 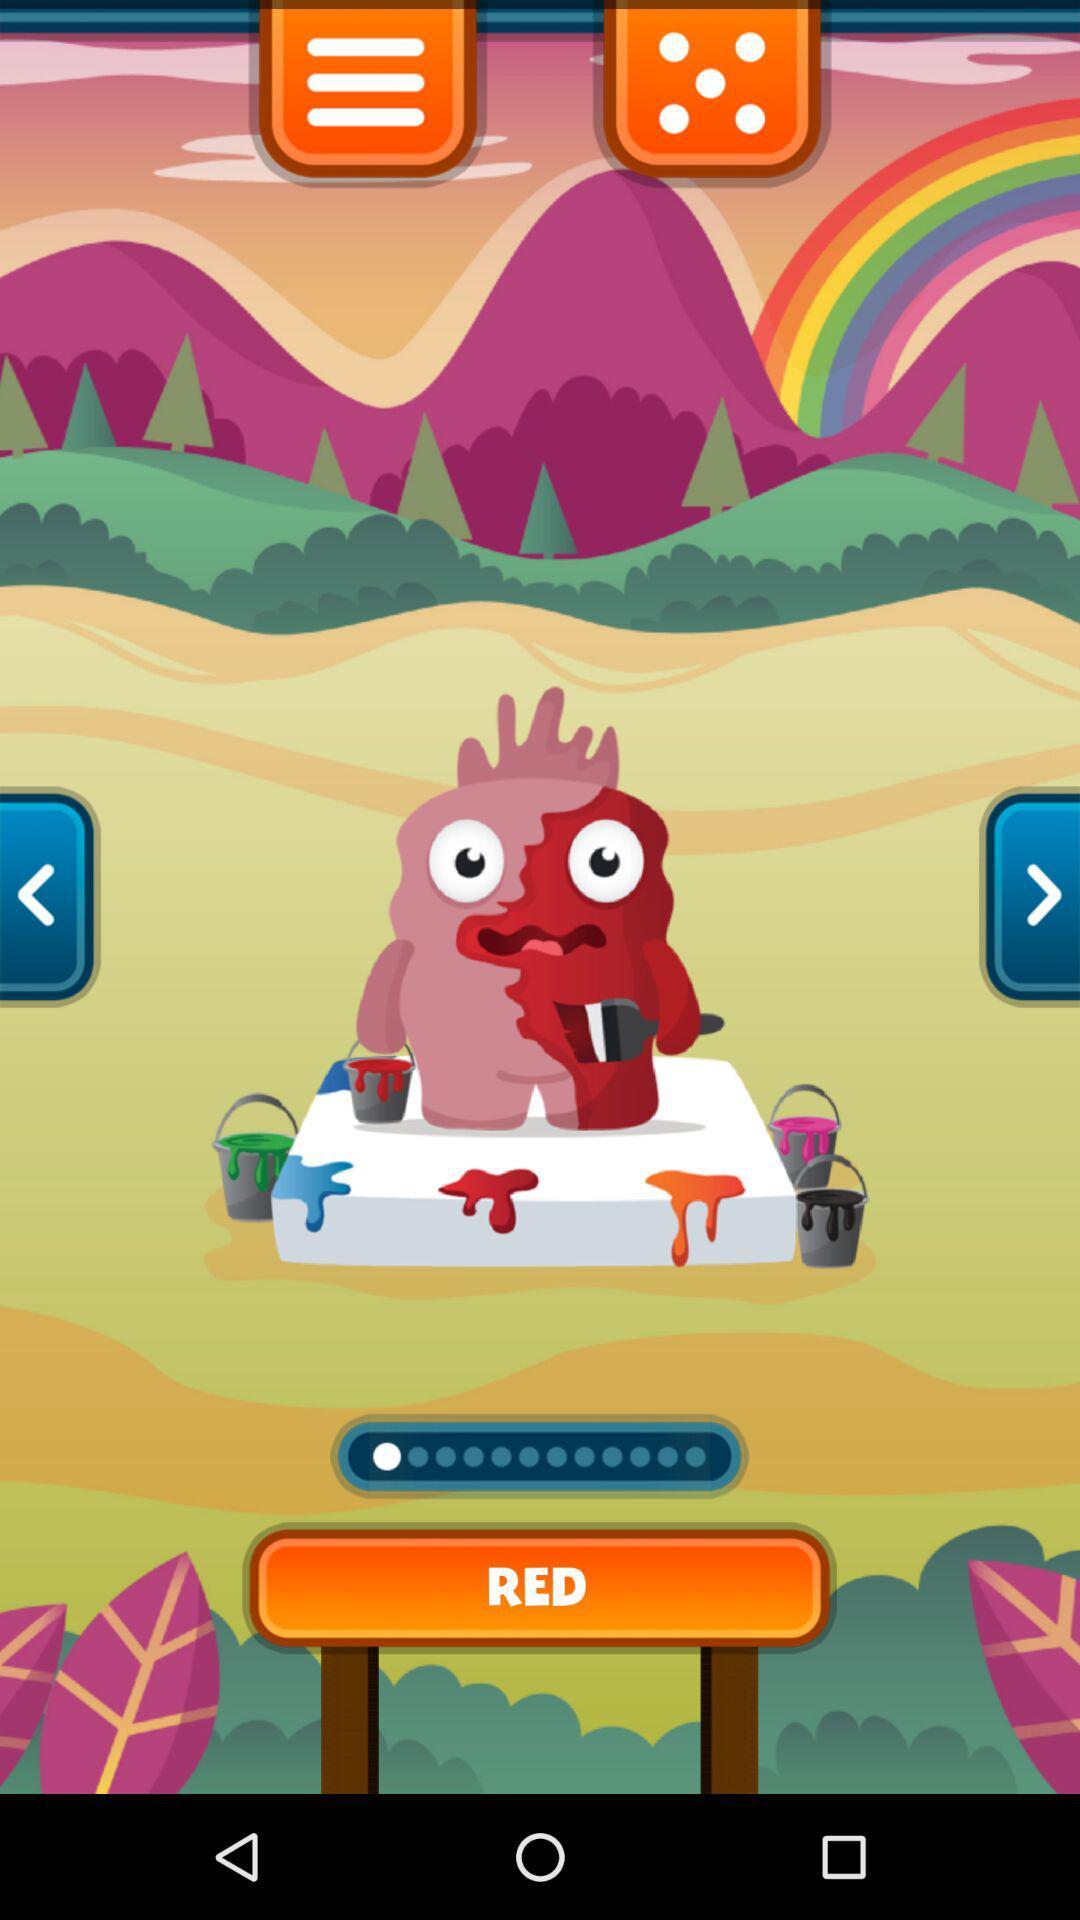 What do you see at coordinates (367, 100) in the screenshot?
I see `the menu icon` at bounding box center [367, 100].